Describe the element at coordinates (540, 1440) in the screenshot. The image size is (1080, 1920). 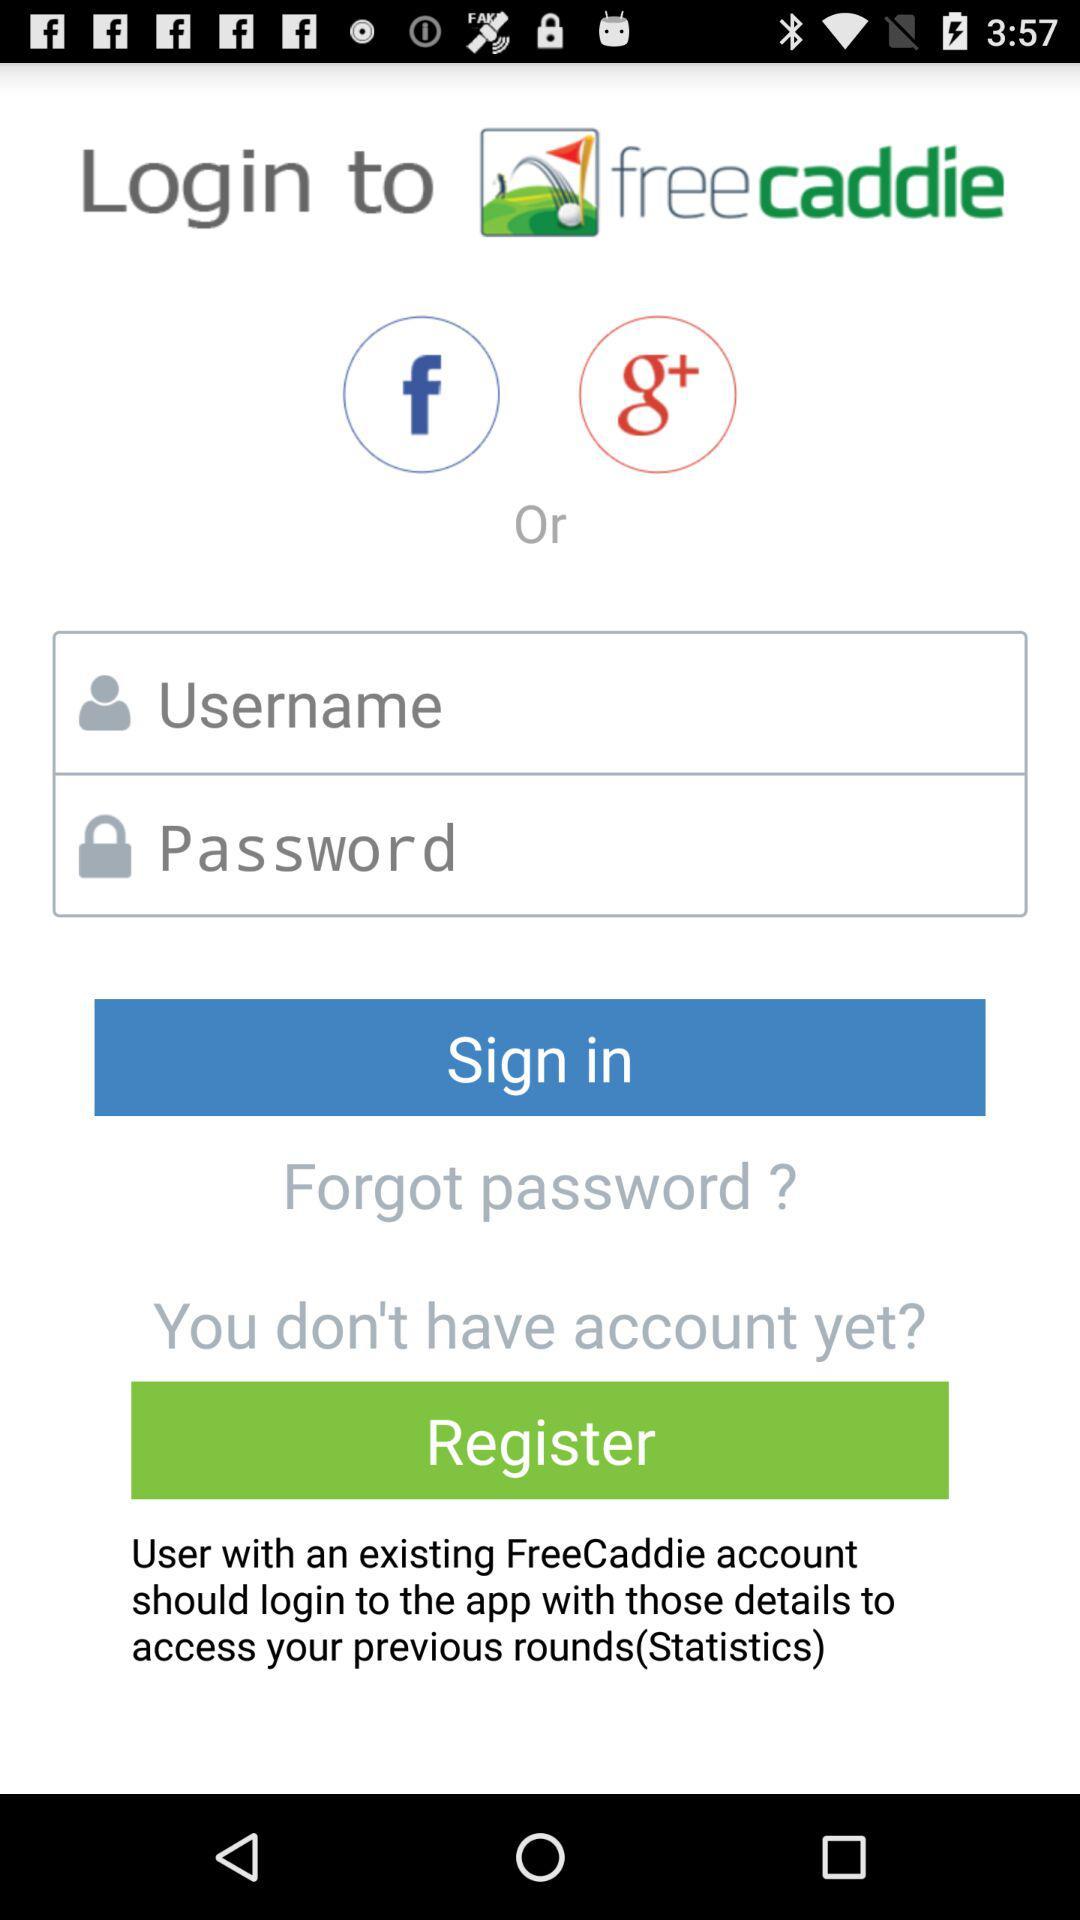
I see `the register item` at that location.